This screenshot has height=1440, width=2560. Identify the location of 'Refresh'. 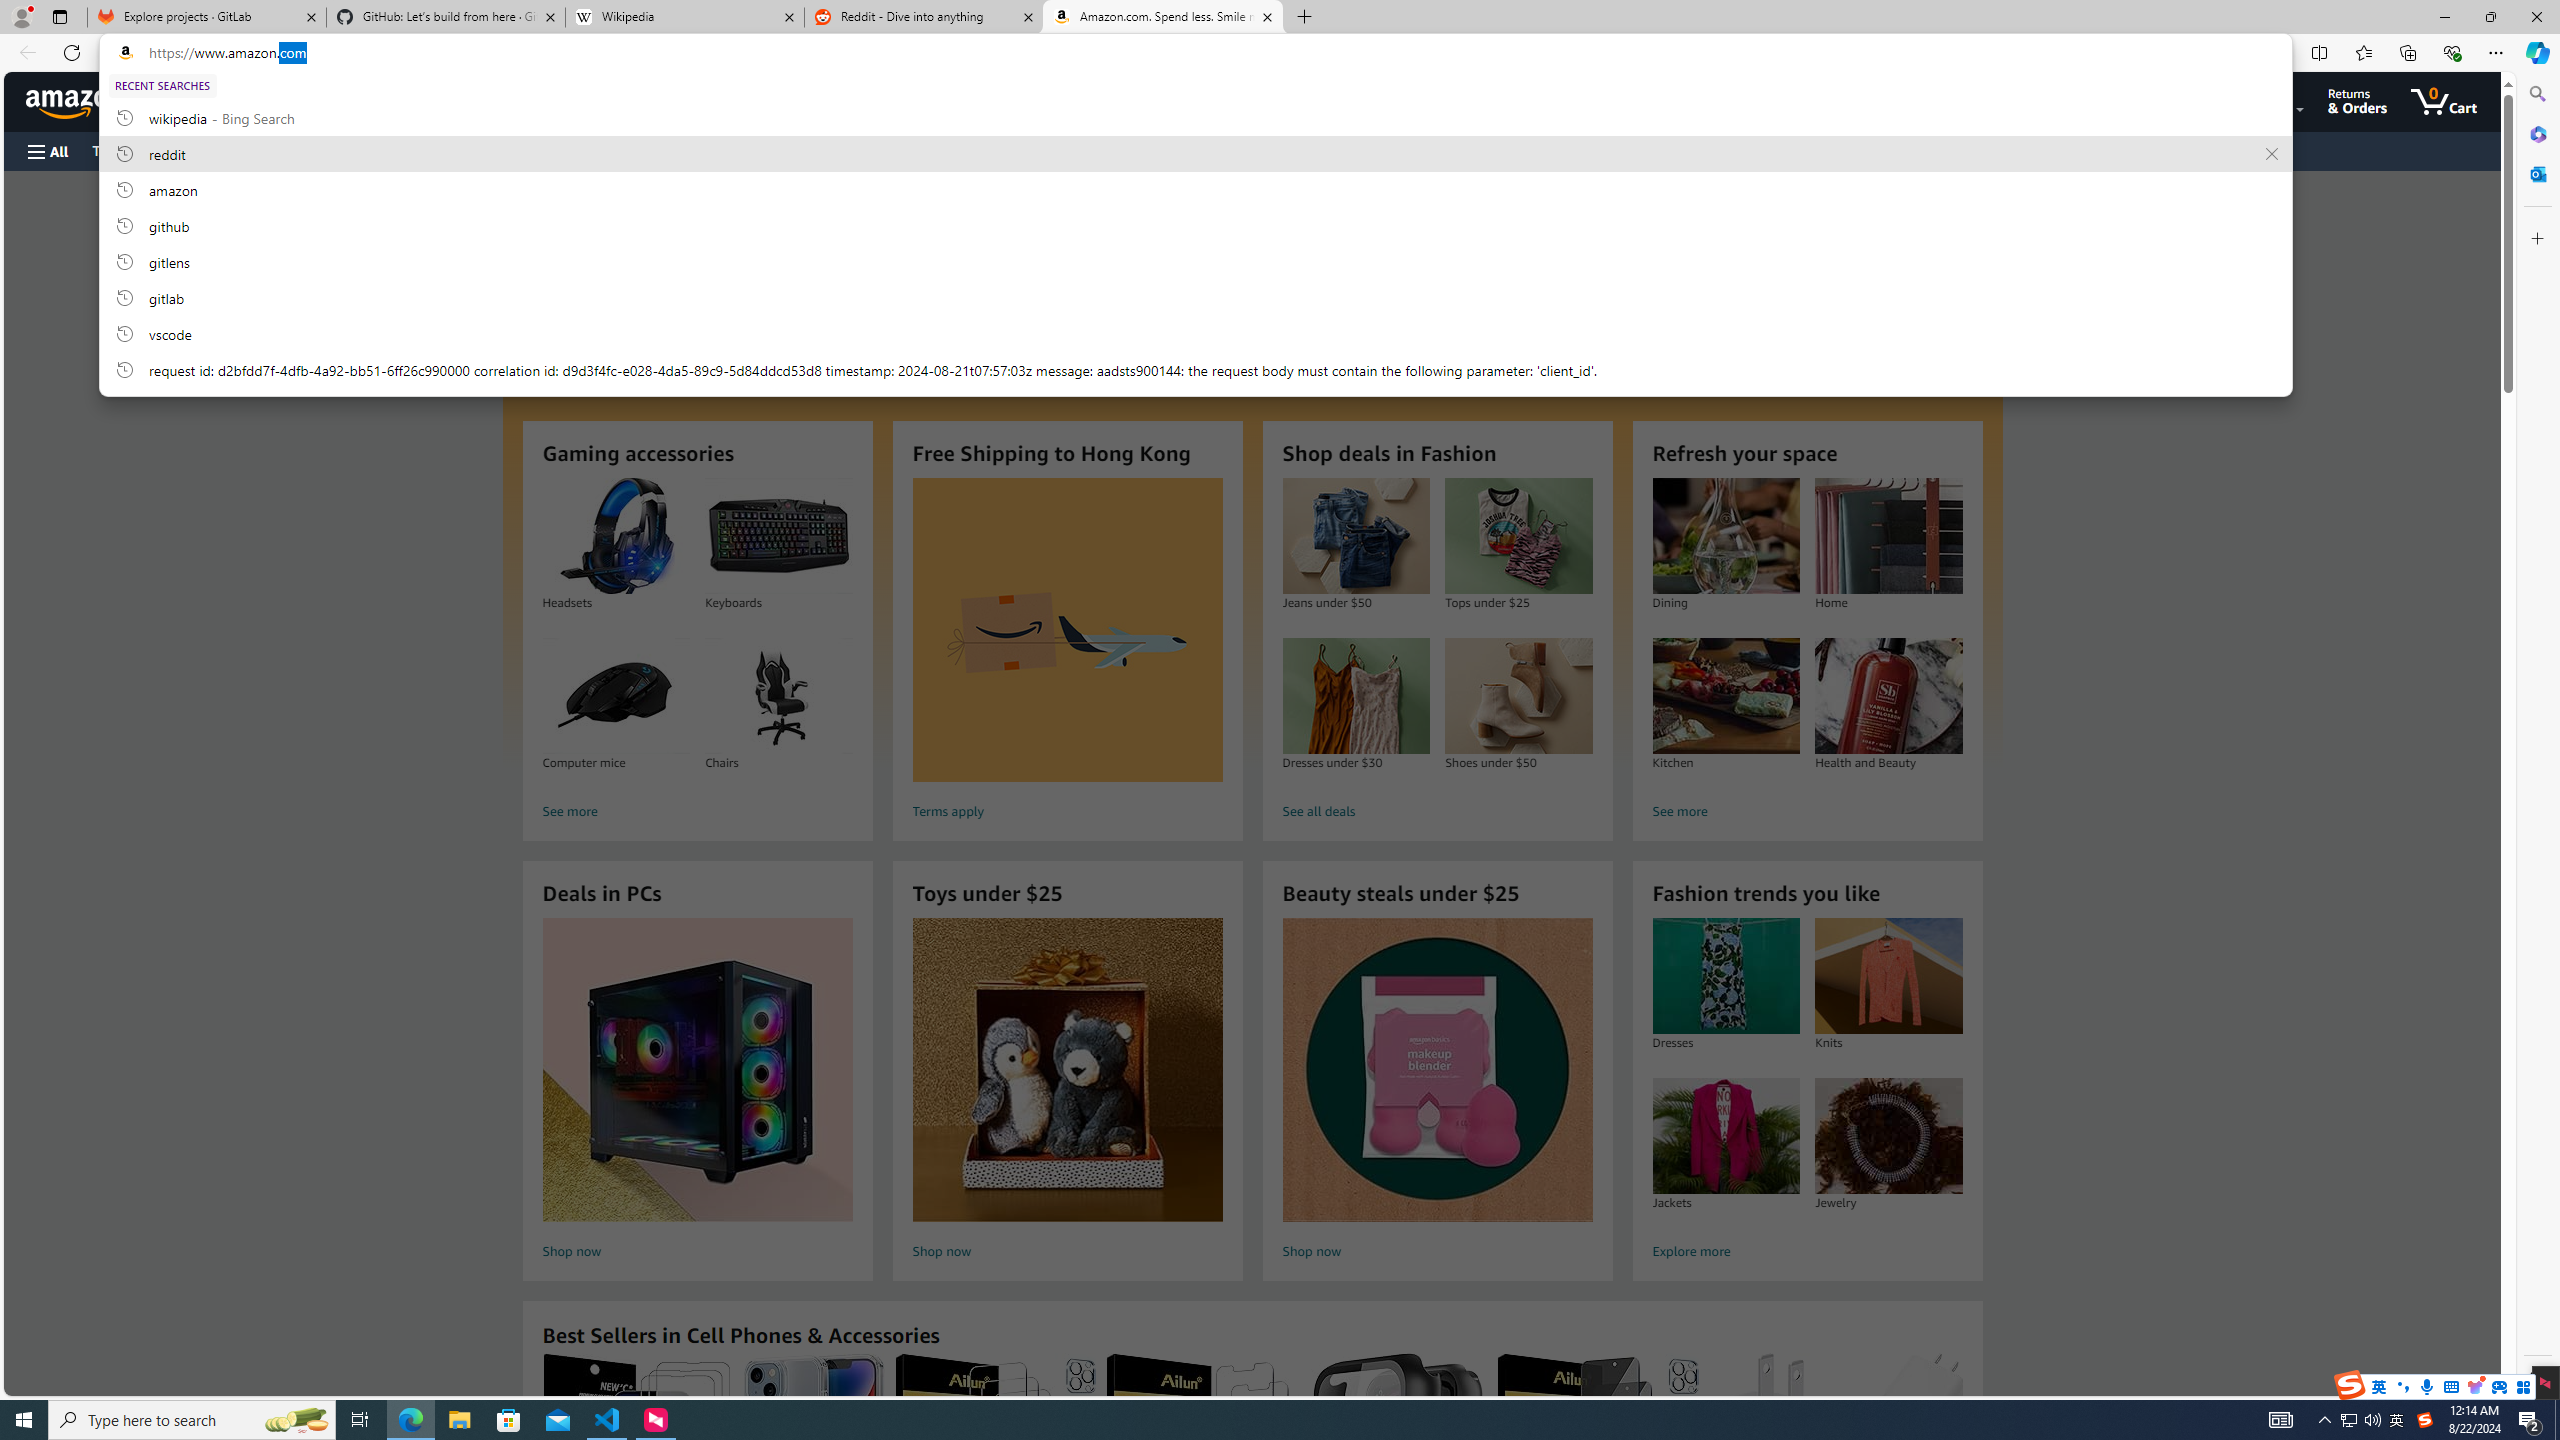
(70, 51).